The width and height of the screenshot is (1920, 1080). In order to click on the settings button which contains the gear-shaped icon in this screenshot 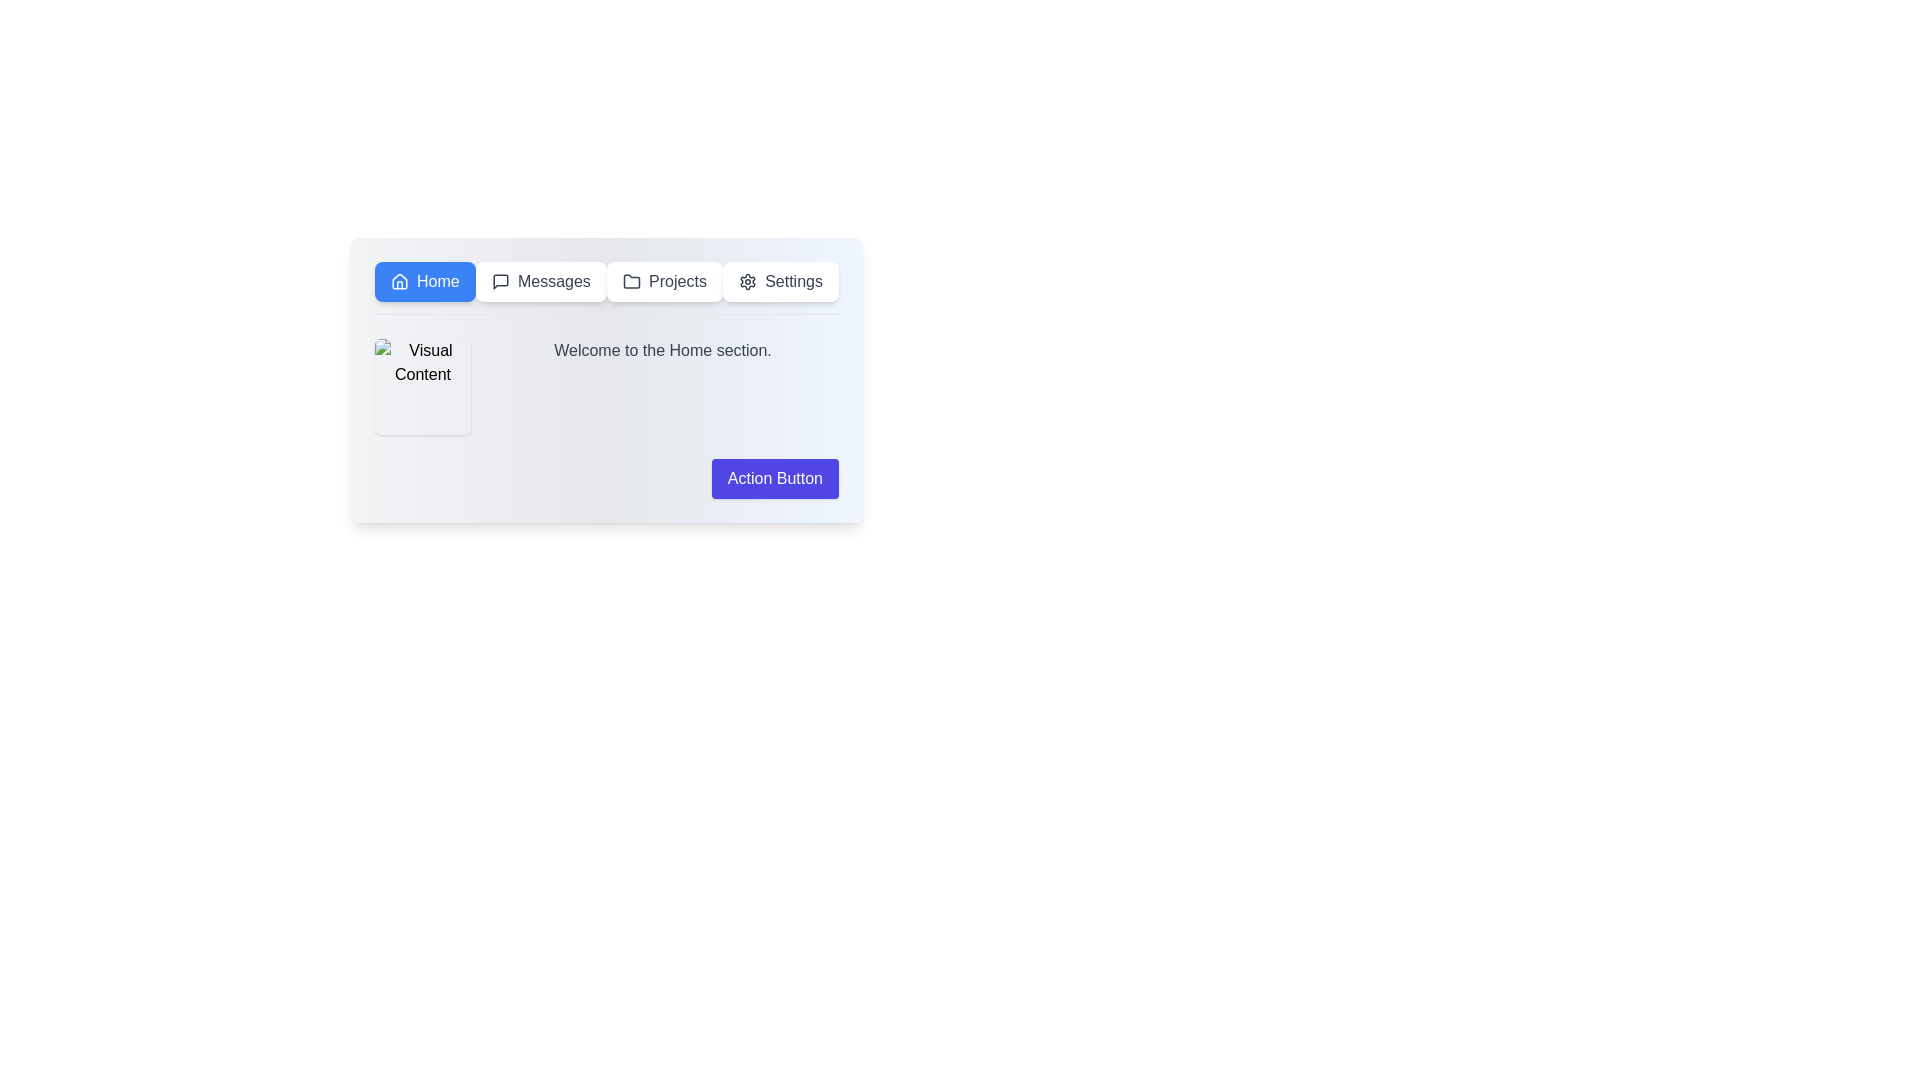, I will do `click(747, 281)`.